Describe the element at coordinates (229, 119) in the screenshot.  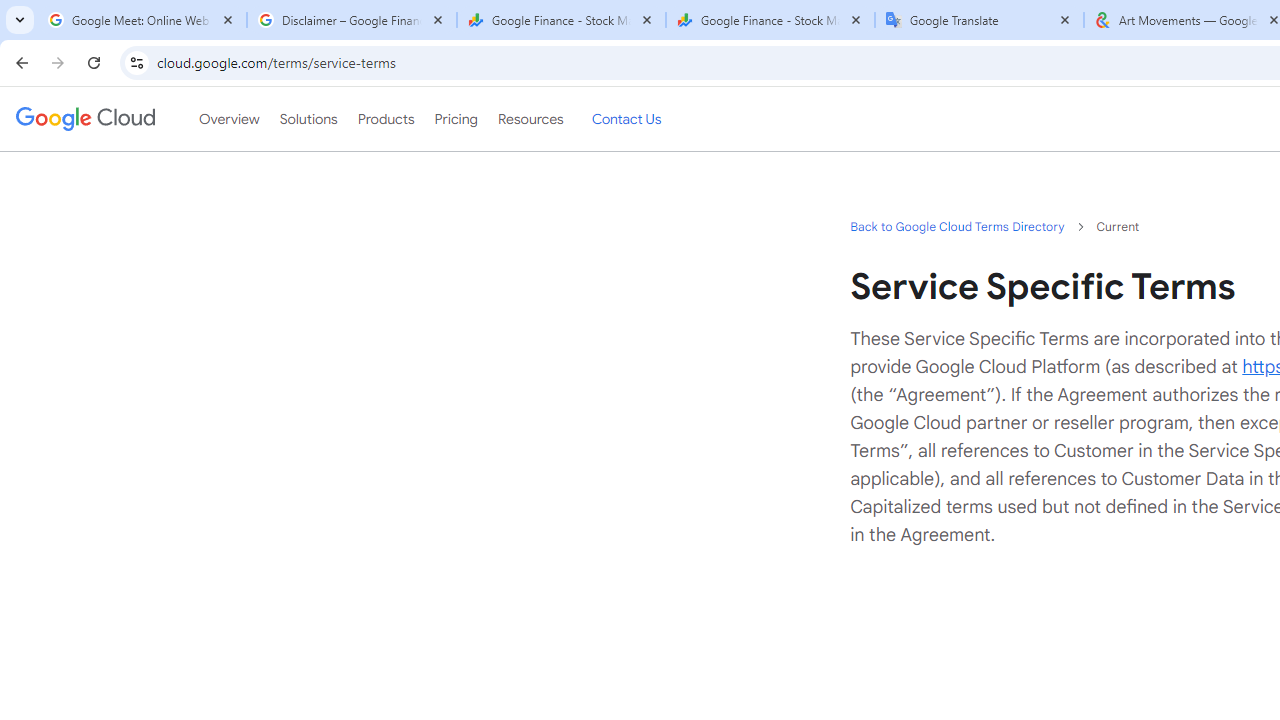
I see `'Overview'` at that location.